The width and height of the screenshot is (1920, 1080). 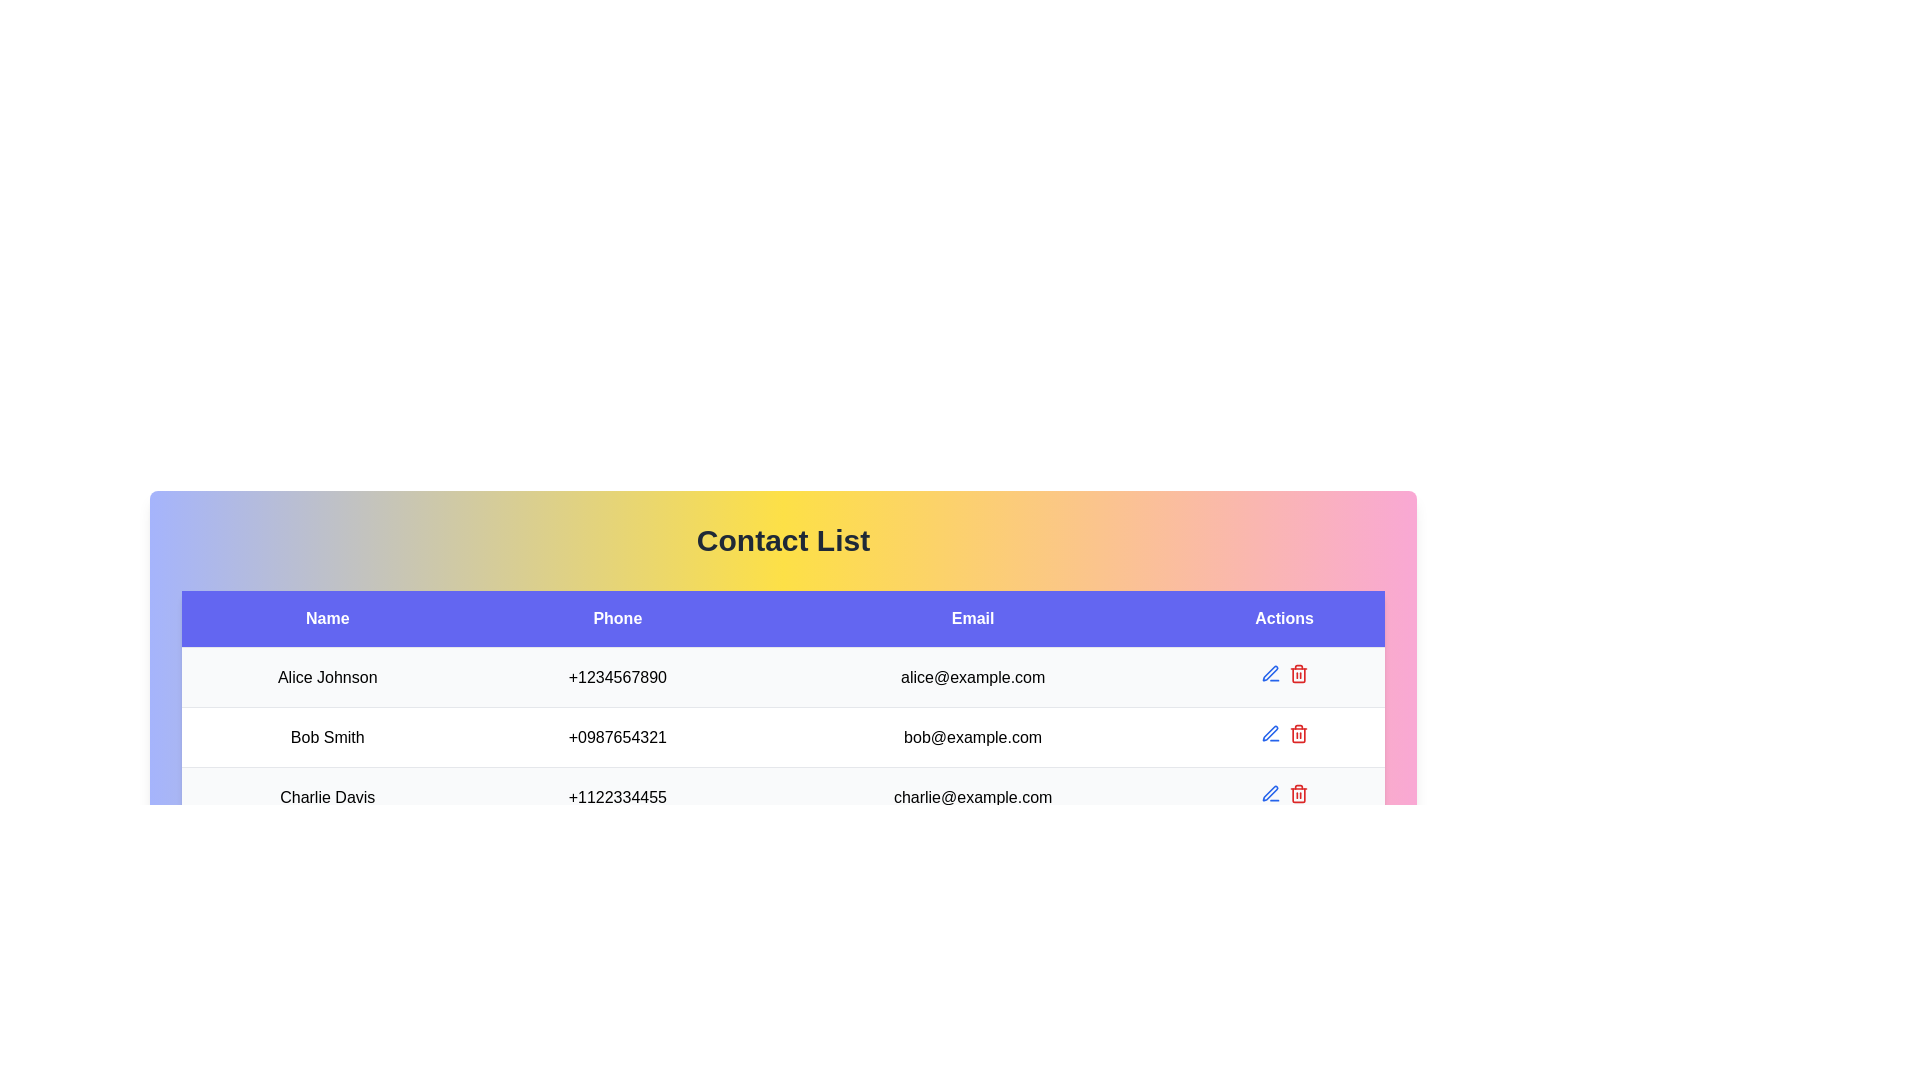 What do you see at coordinates (1298, 793) in the screenshot?
I see `the delete button icon in the 'Actions' column of the third row` at bounding box center [1298, 793].